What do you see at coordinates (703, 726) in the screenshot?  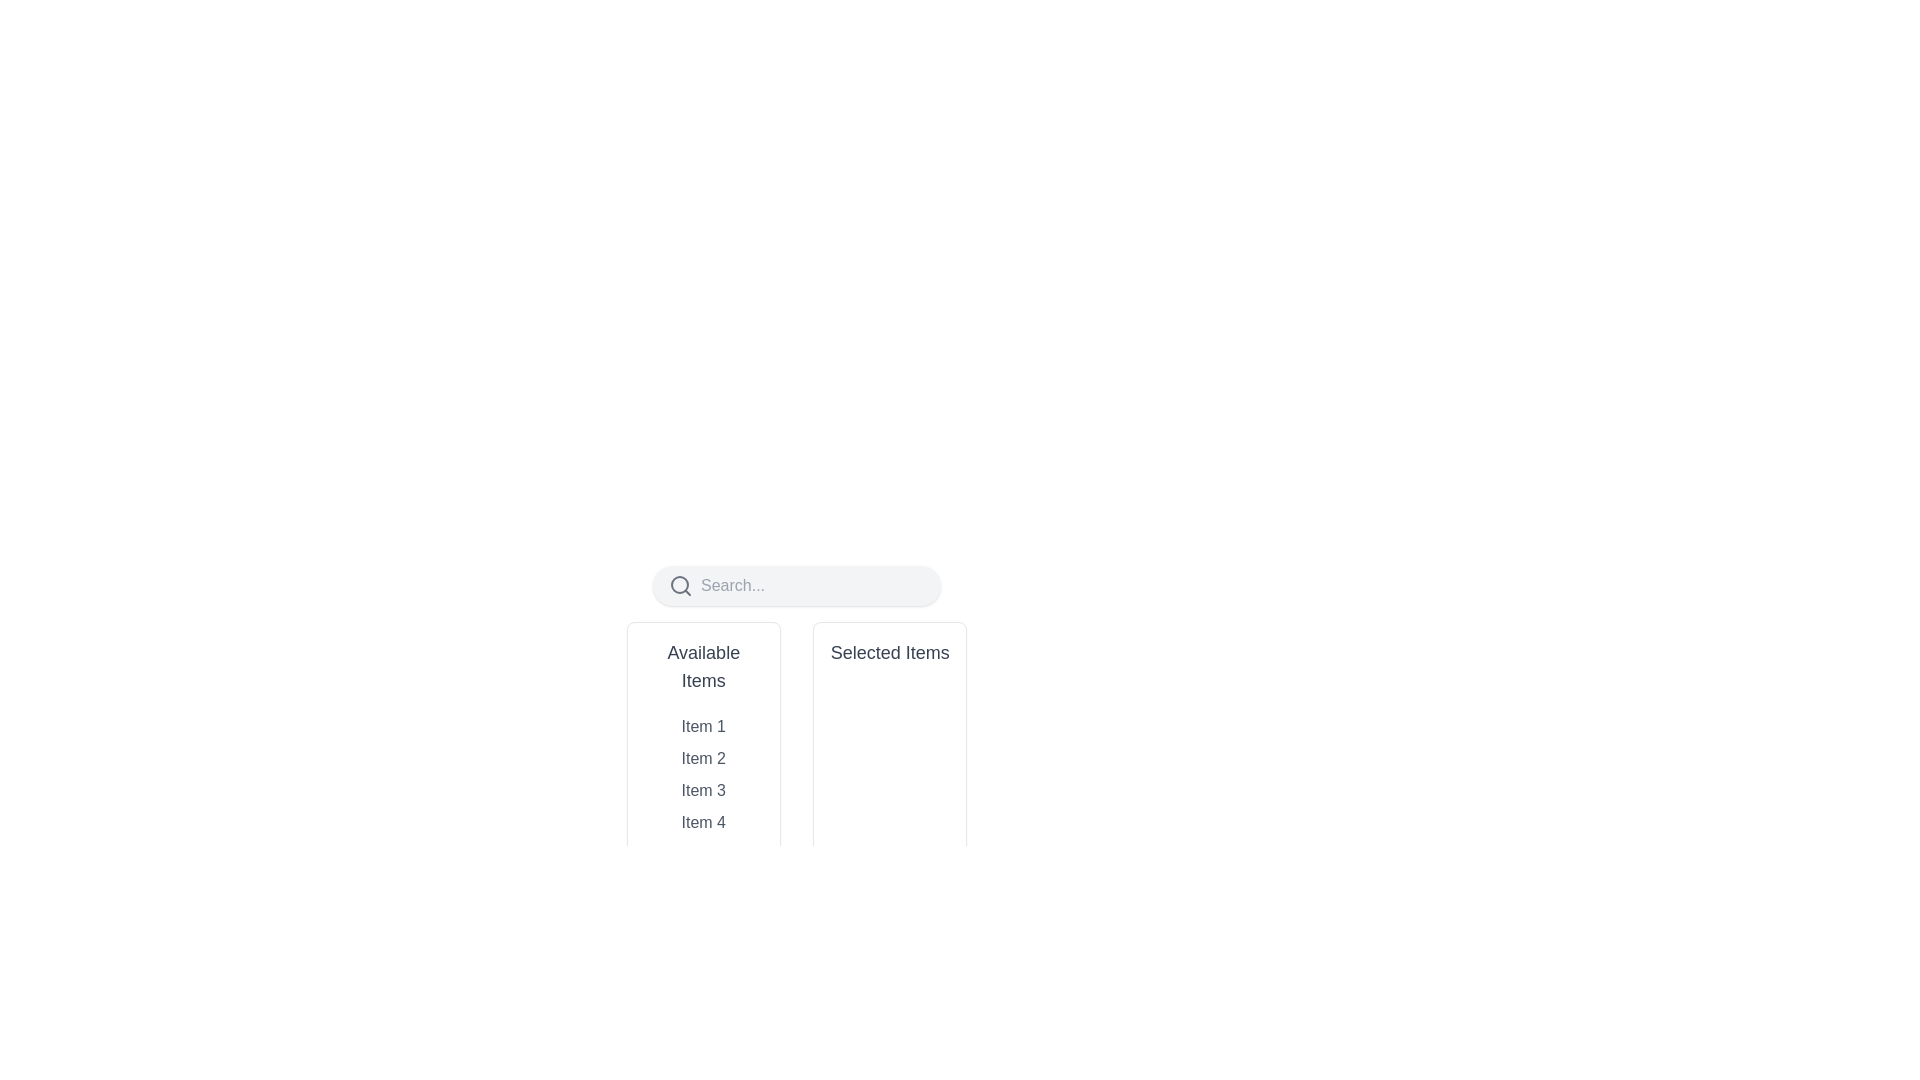 I see `the first item in the 'Available Items' list` at bounding box center [703, 726].